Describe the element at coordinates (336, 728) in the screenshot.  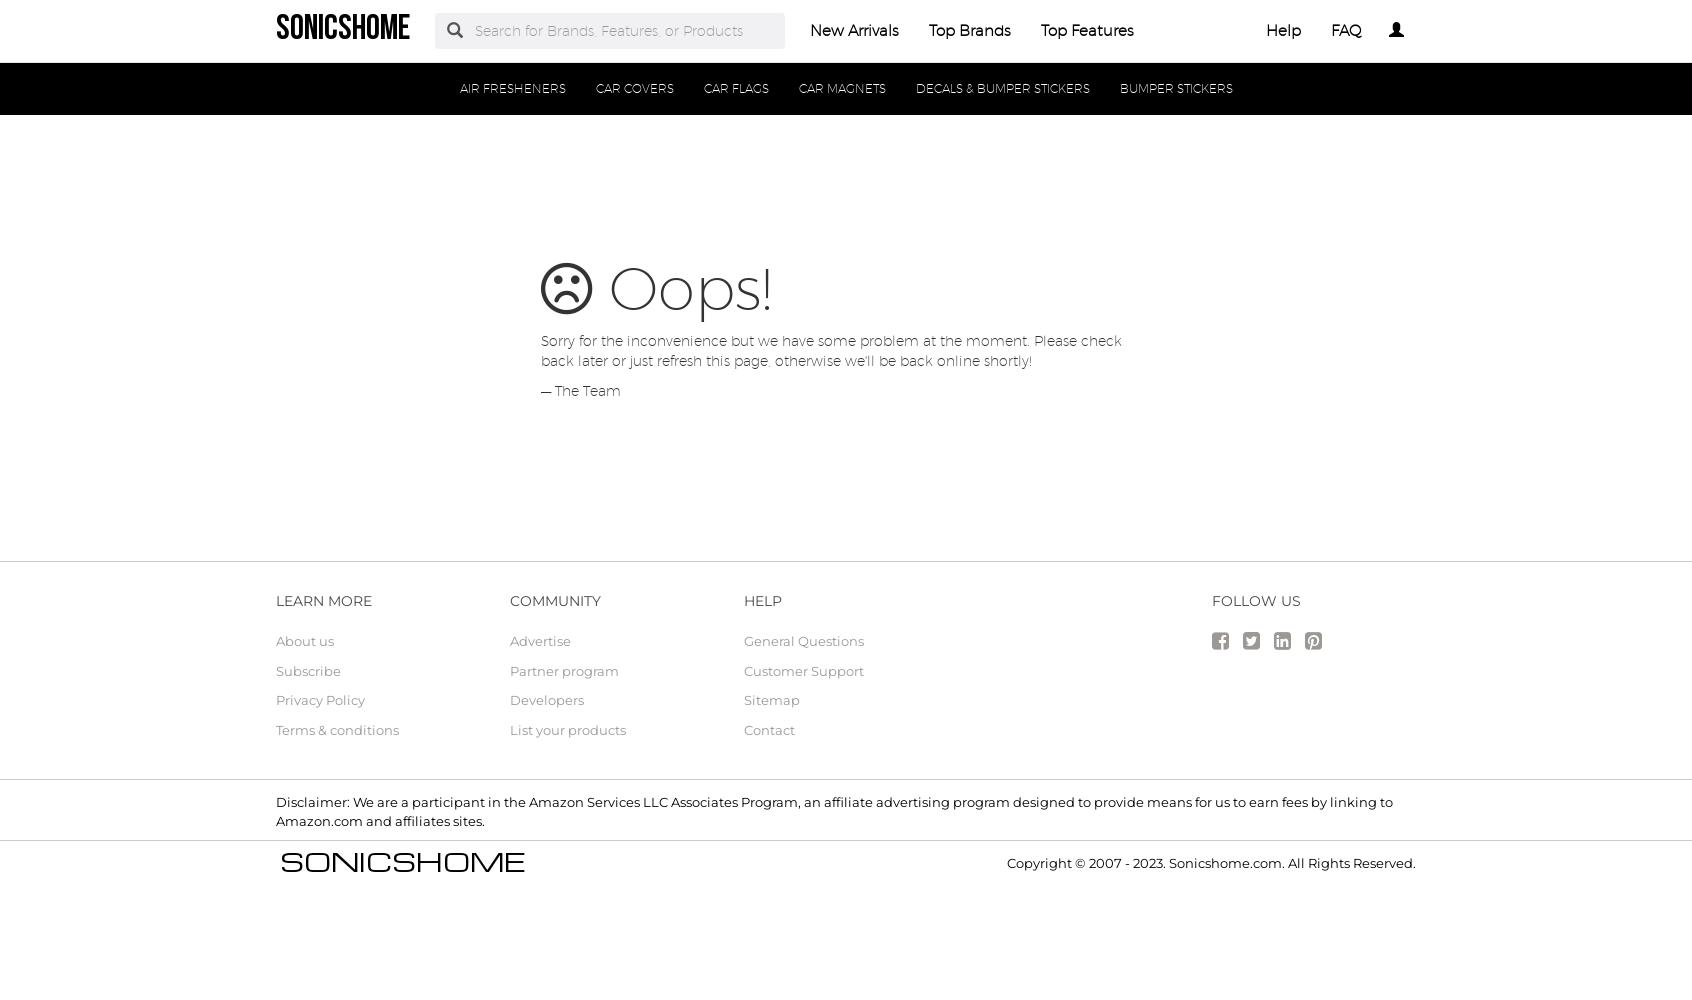
I see `'Terms & conditions'` at that location.